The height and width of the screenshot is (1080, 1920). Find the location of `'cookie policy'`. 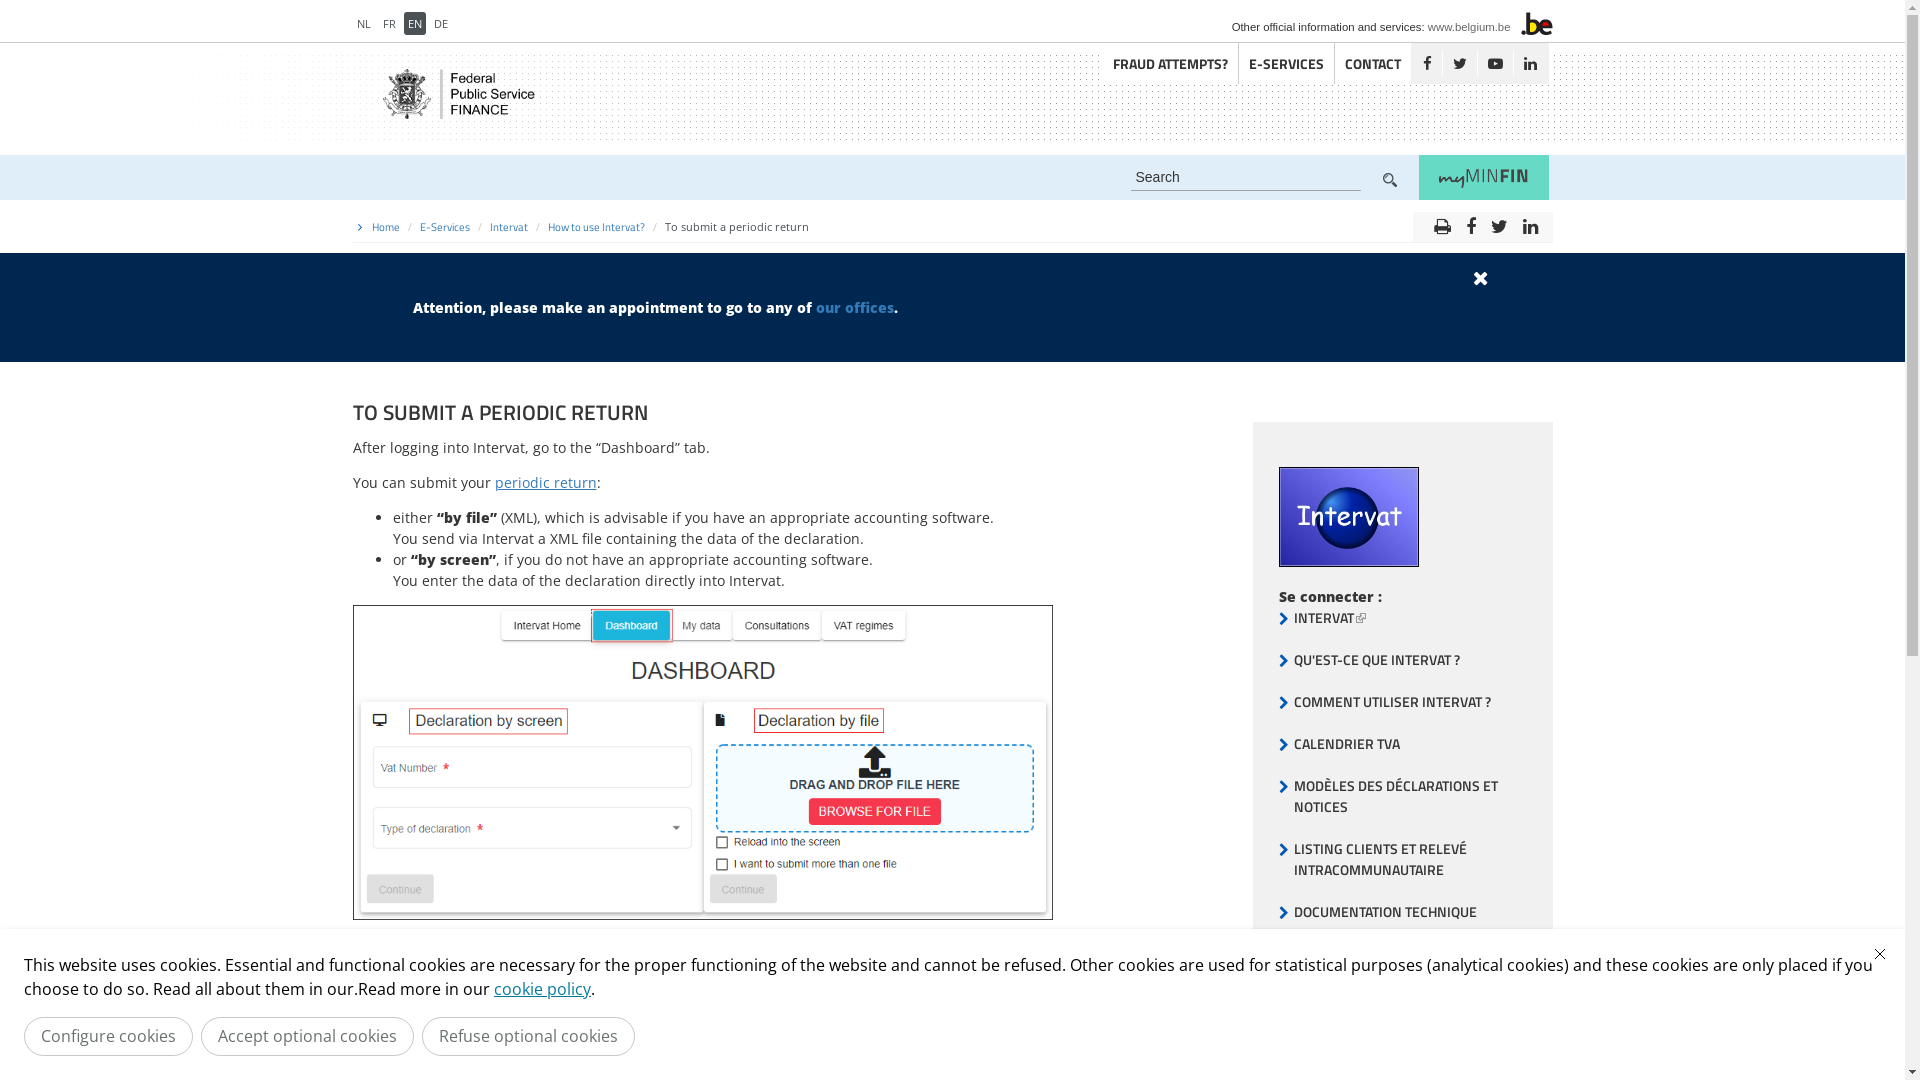

'cookie policy' is located at coordinates (542, 987).